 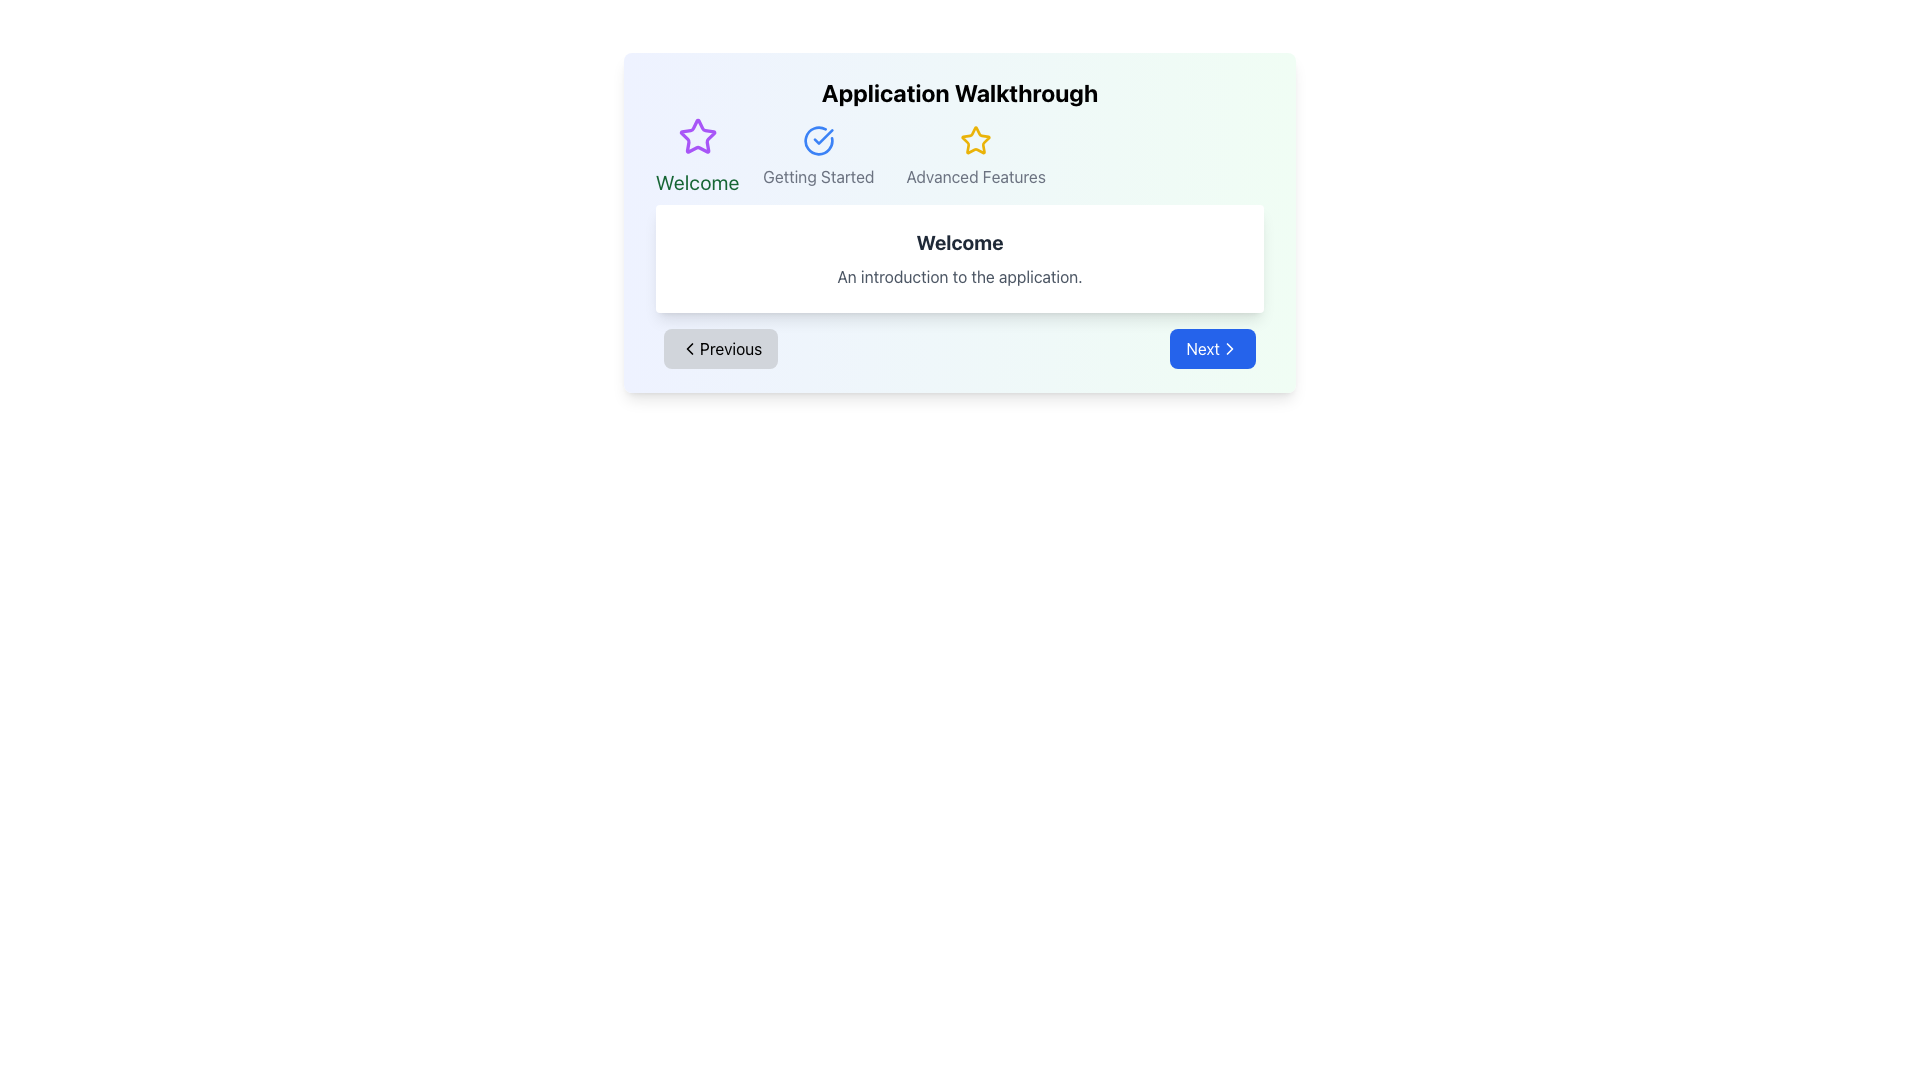 I want to click on the 'Advanced Features' element, which consists of a yellow star icon and a gray text label, so click(x=975, y=156).